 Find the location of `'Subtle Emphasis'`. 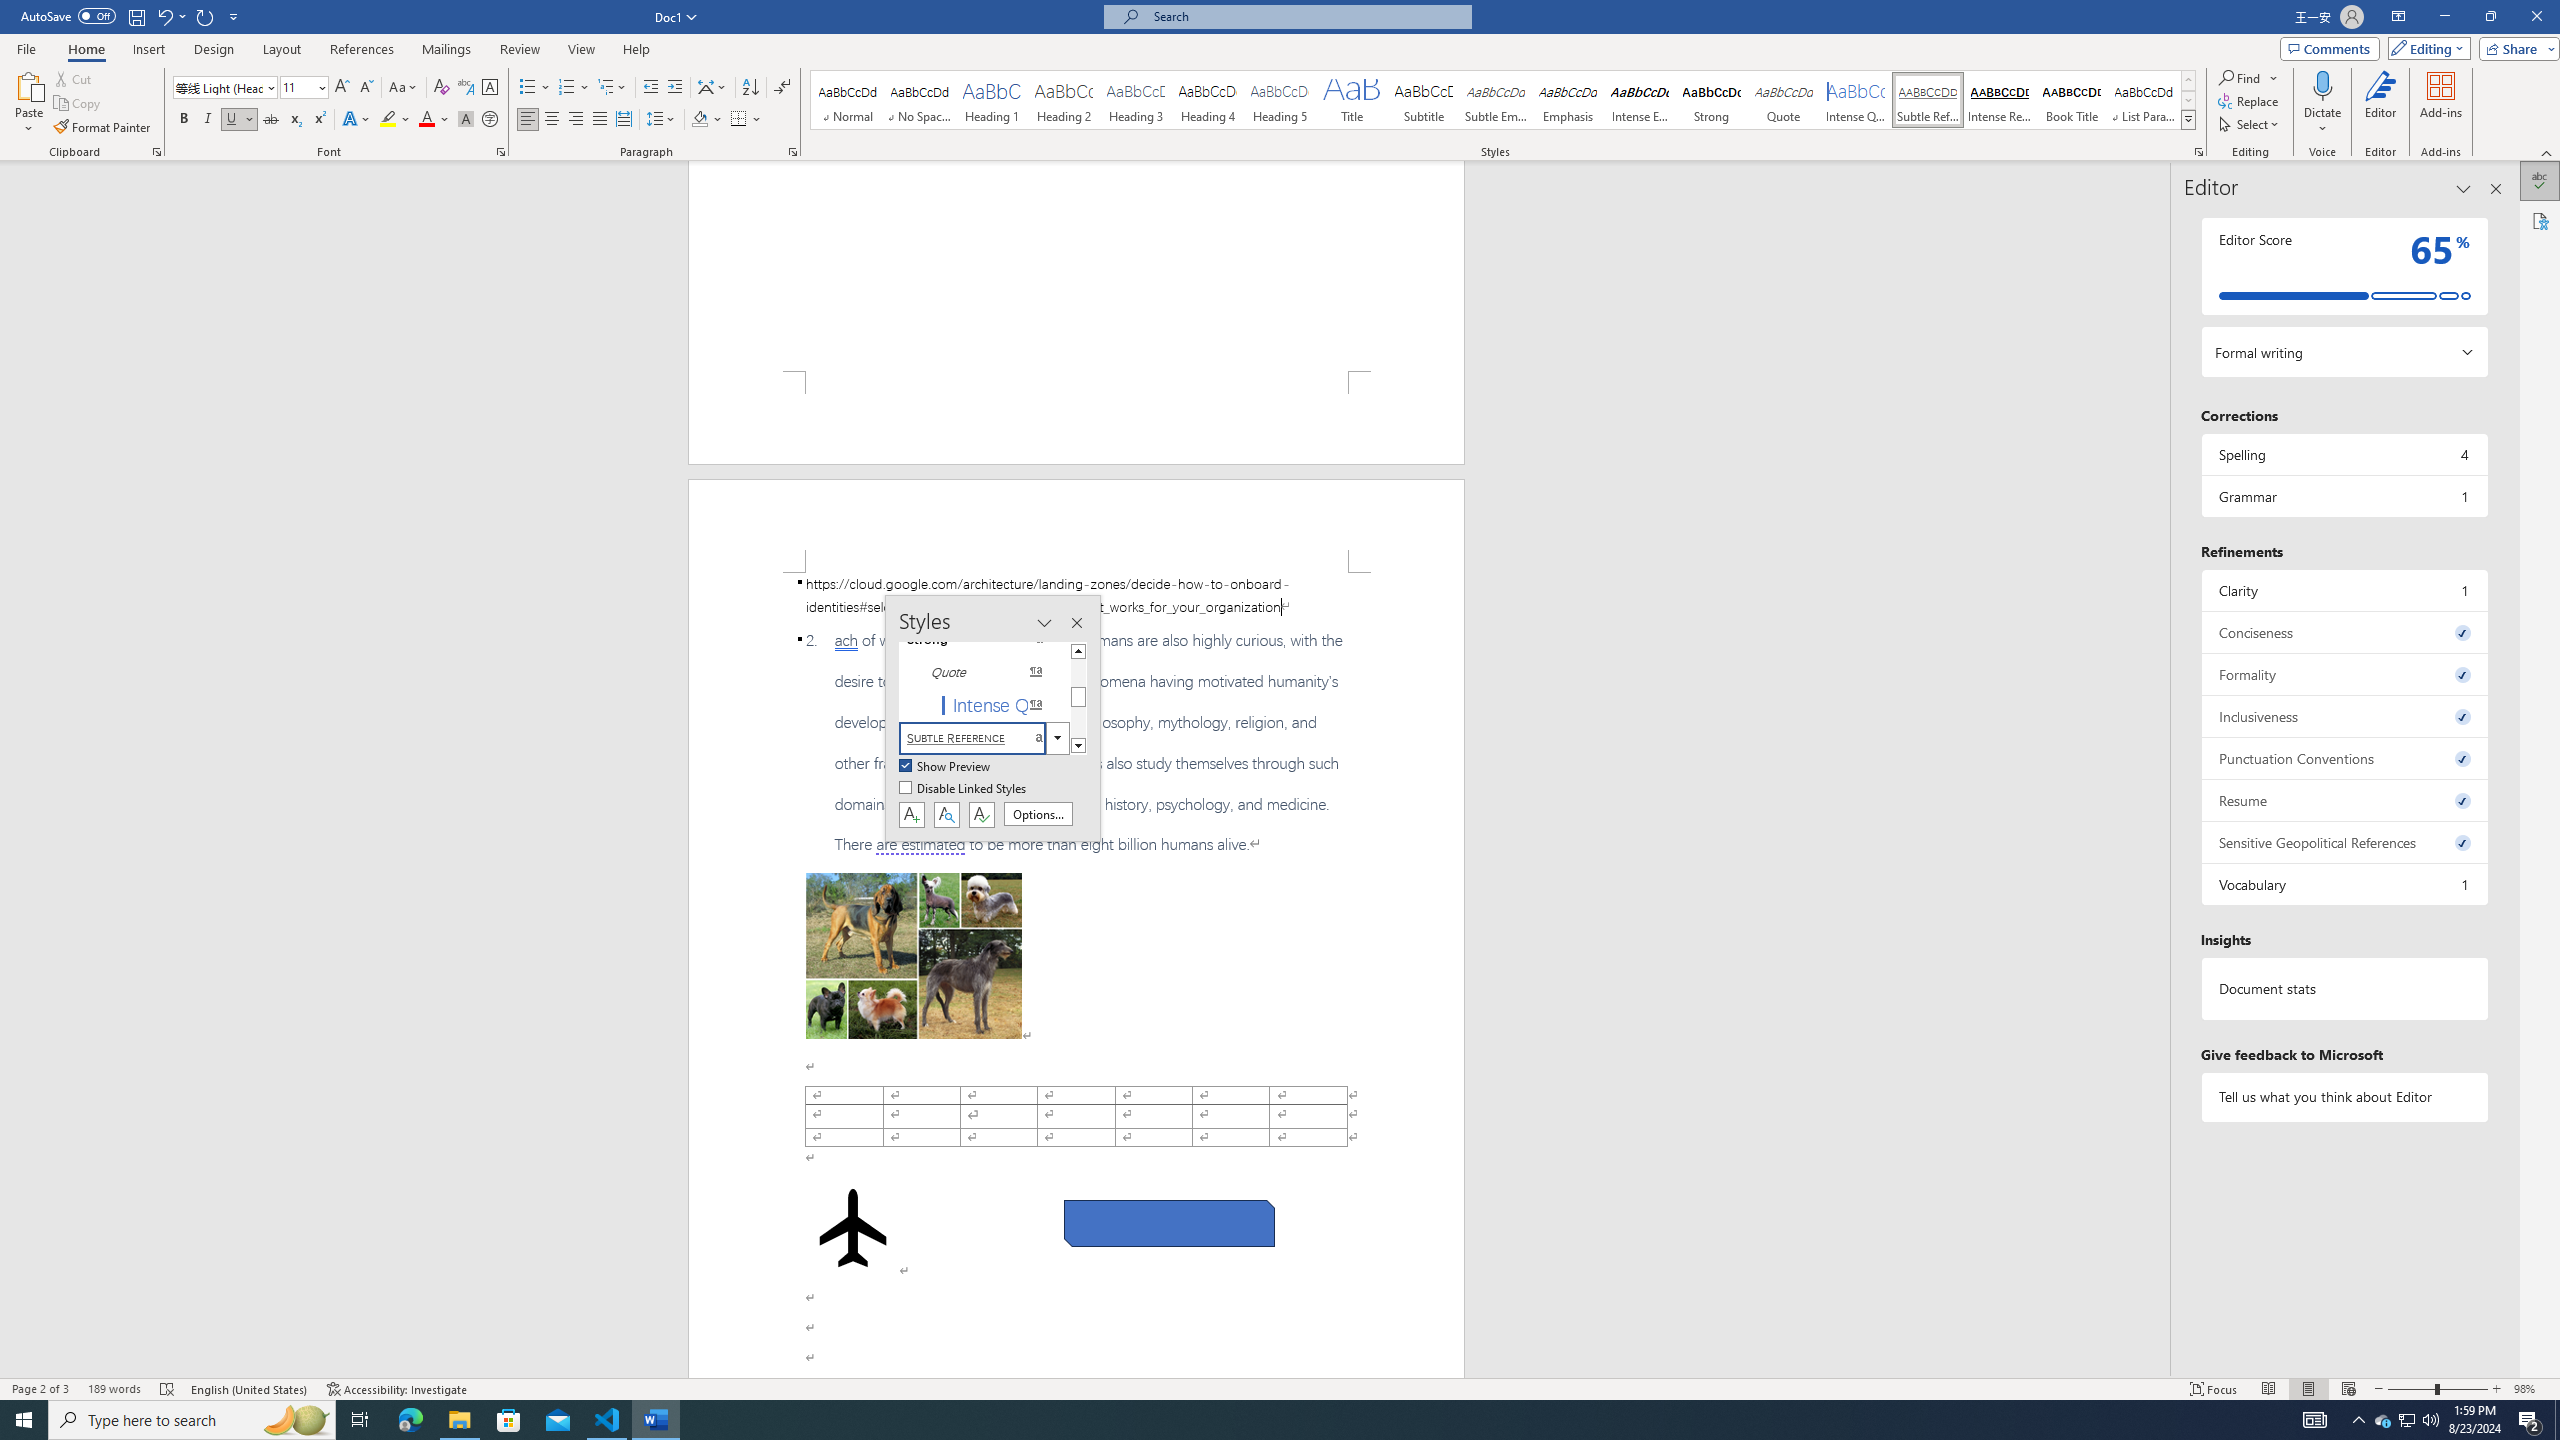

'Subtle Emphasis' is located at coordinates (1495, 99).